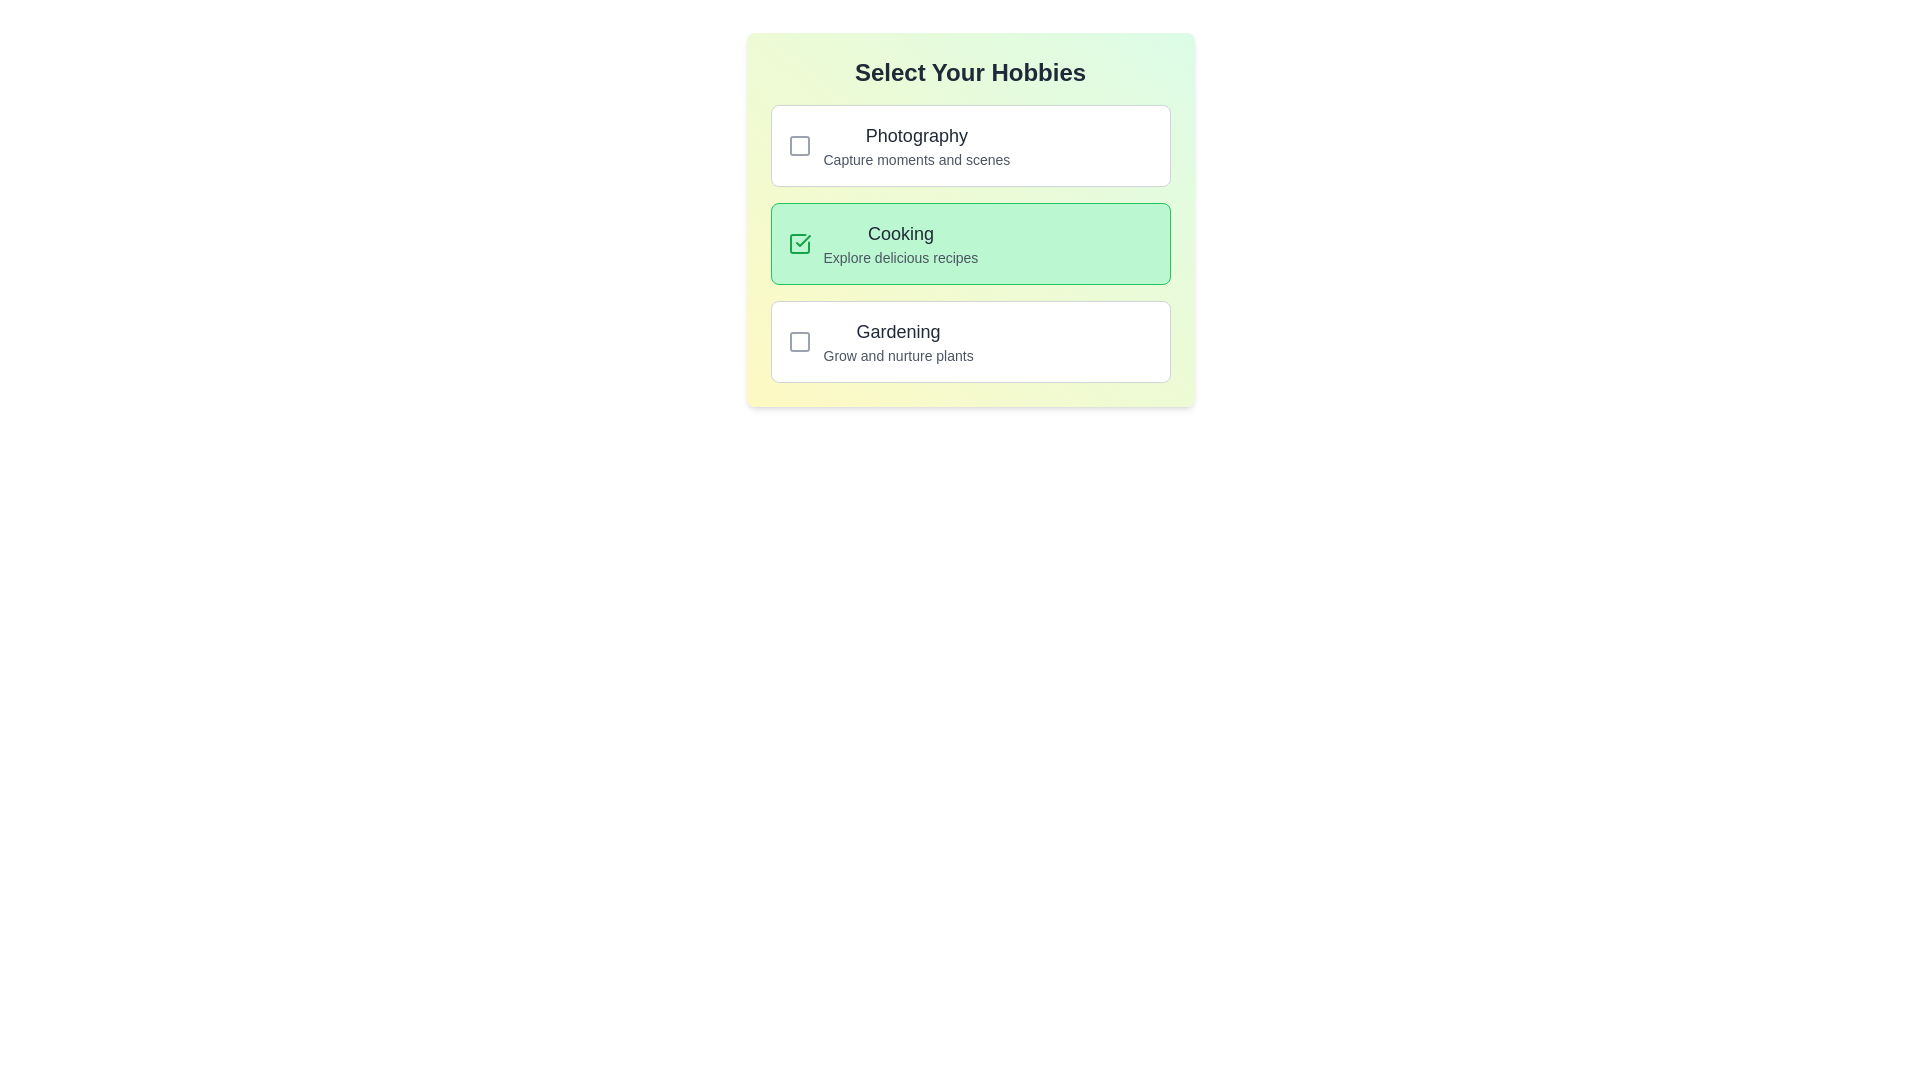  What do you see at coordinates (899, 242) in the screenshot?
I see `keyboard navigation` at bounding box center [899, 242].